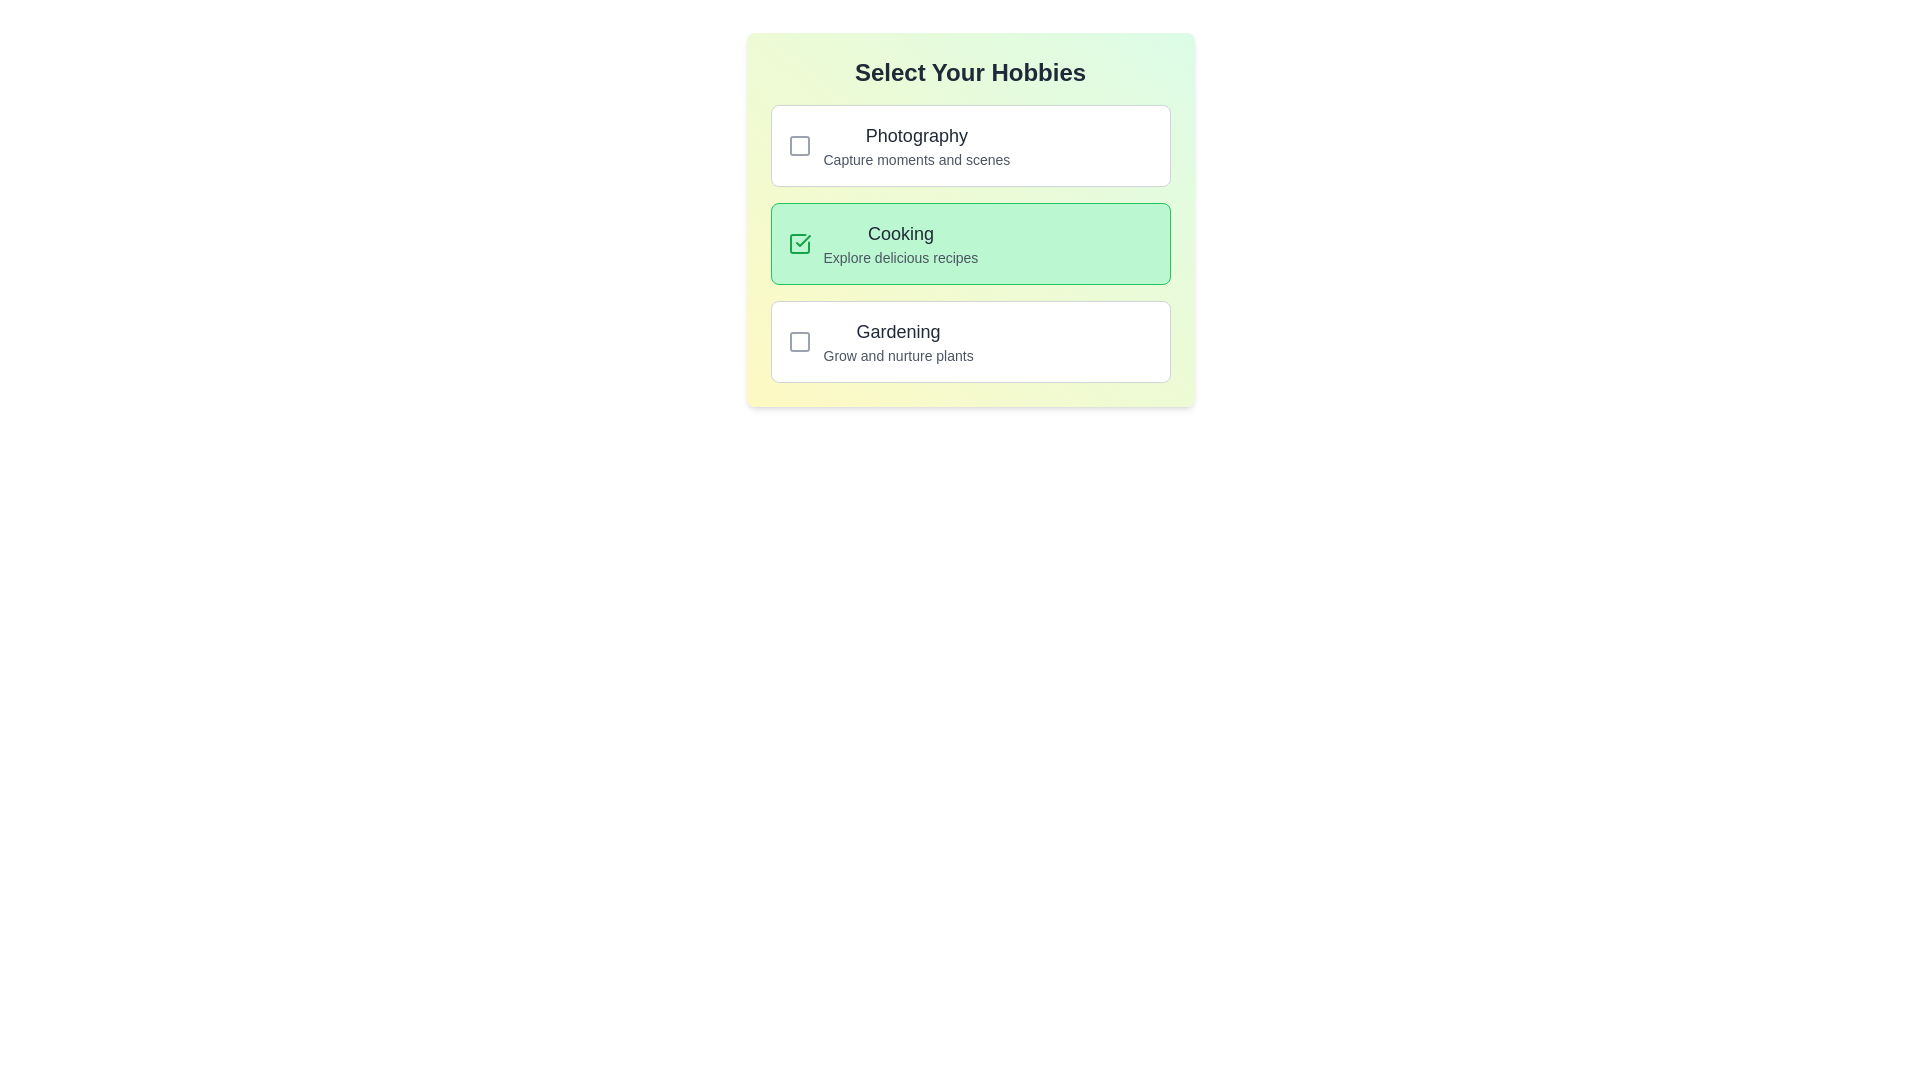  What do you see at coordinates (899, 242) in the screenshot?
I see `keyboard navigation` at bounding box center [899, 242].